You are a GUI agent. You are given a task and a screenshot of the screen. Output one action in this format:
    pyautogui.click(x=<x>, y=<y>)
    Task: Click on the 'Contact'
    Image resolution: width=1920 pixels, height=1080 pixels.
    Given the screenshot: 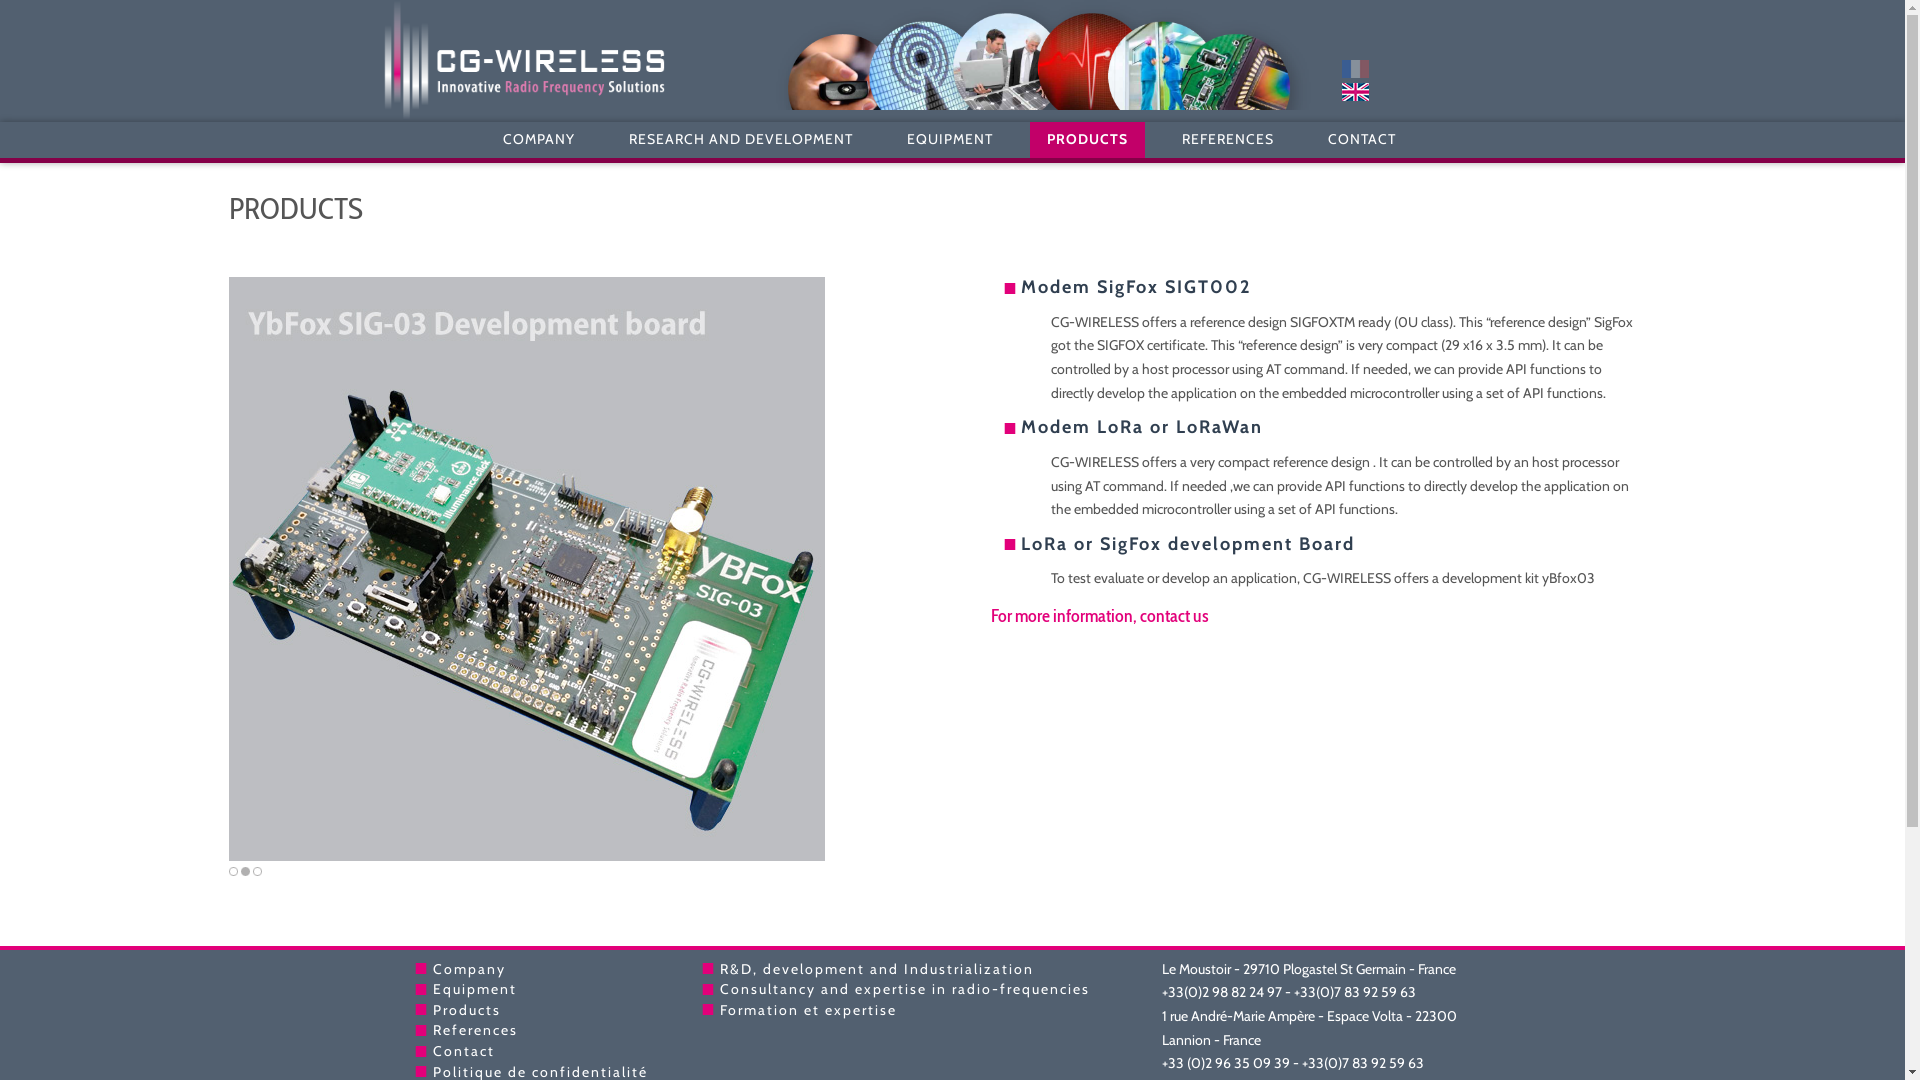 What is the action you would take?
    pyautogui.click(x=461, y=1049)
    